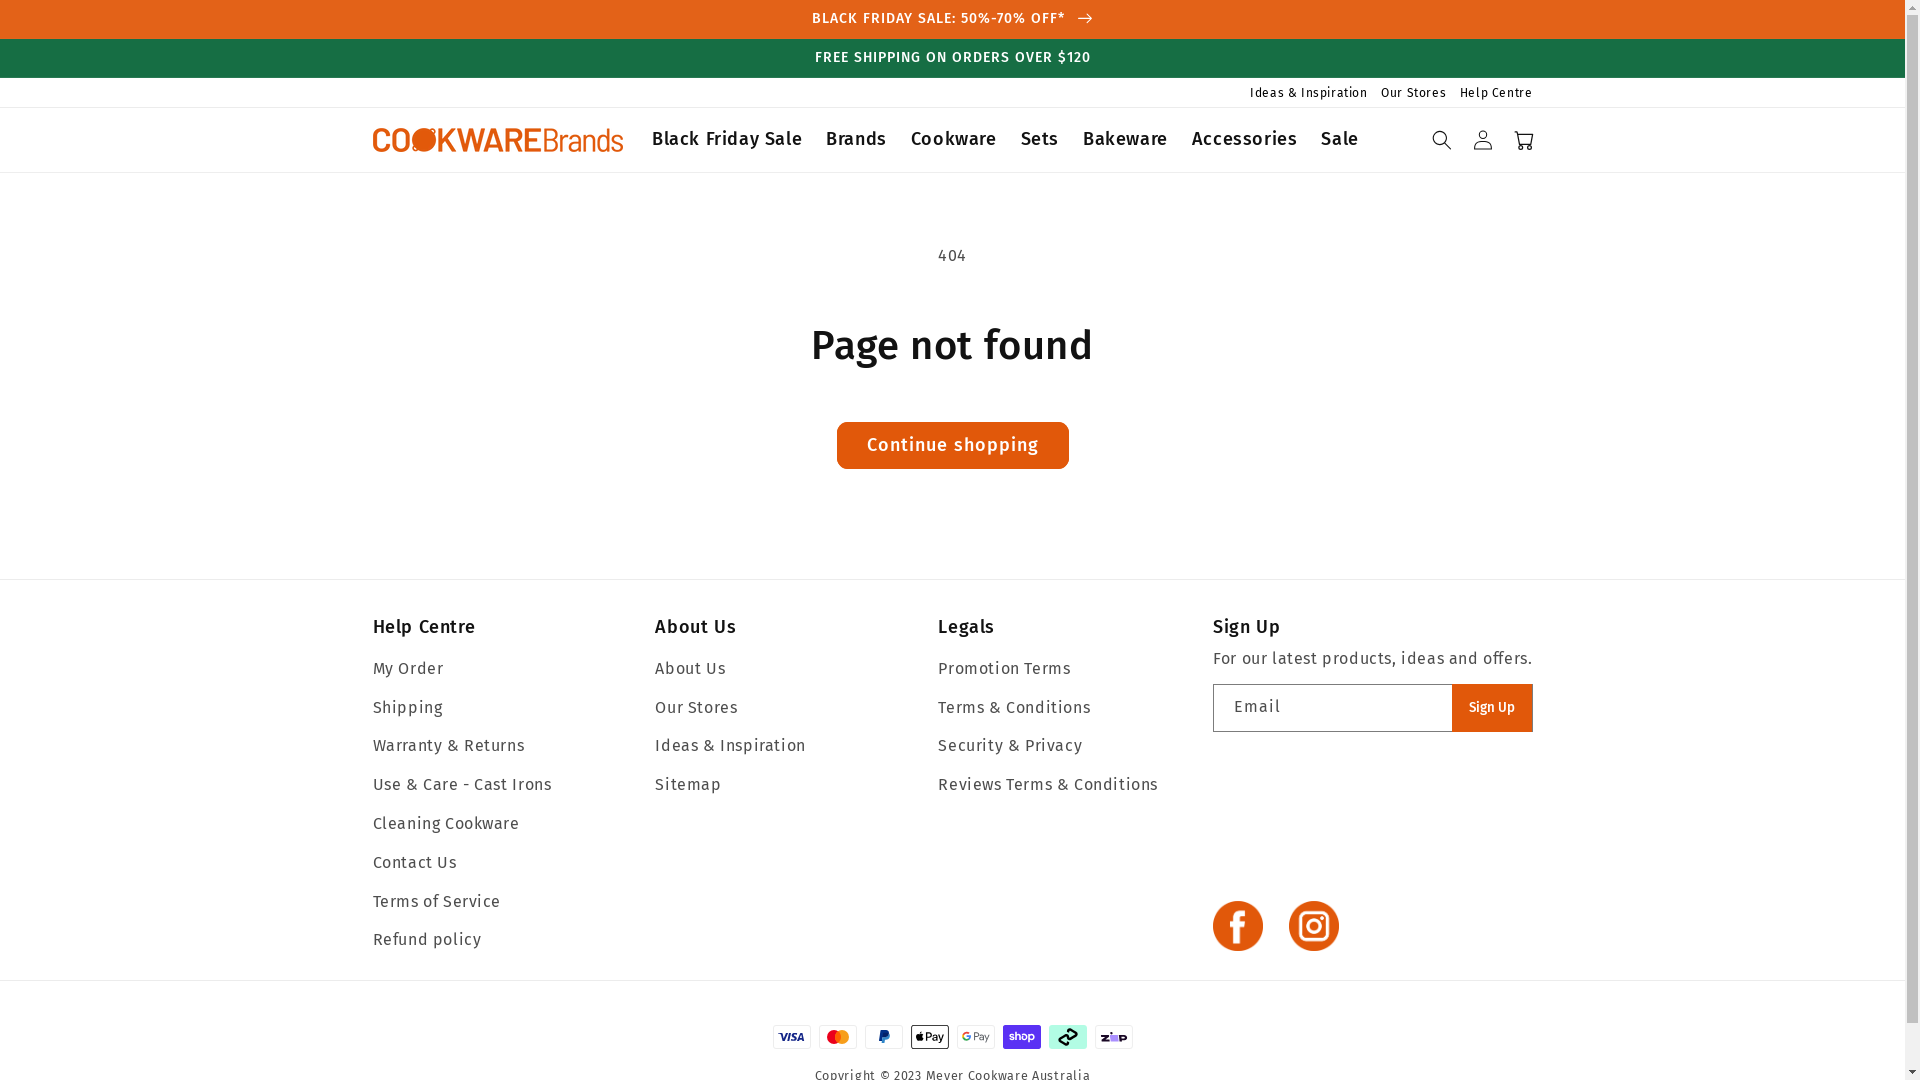 Image resolution: width=1920 pixels, height=1080 pixels. What do you see at coordinates (1523, 138) in the screenshot?
I see `'Cart'` at bounding box center [1523, 138].